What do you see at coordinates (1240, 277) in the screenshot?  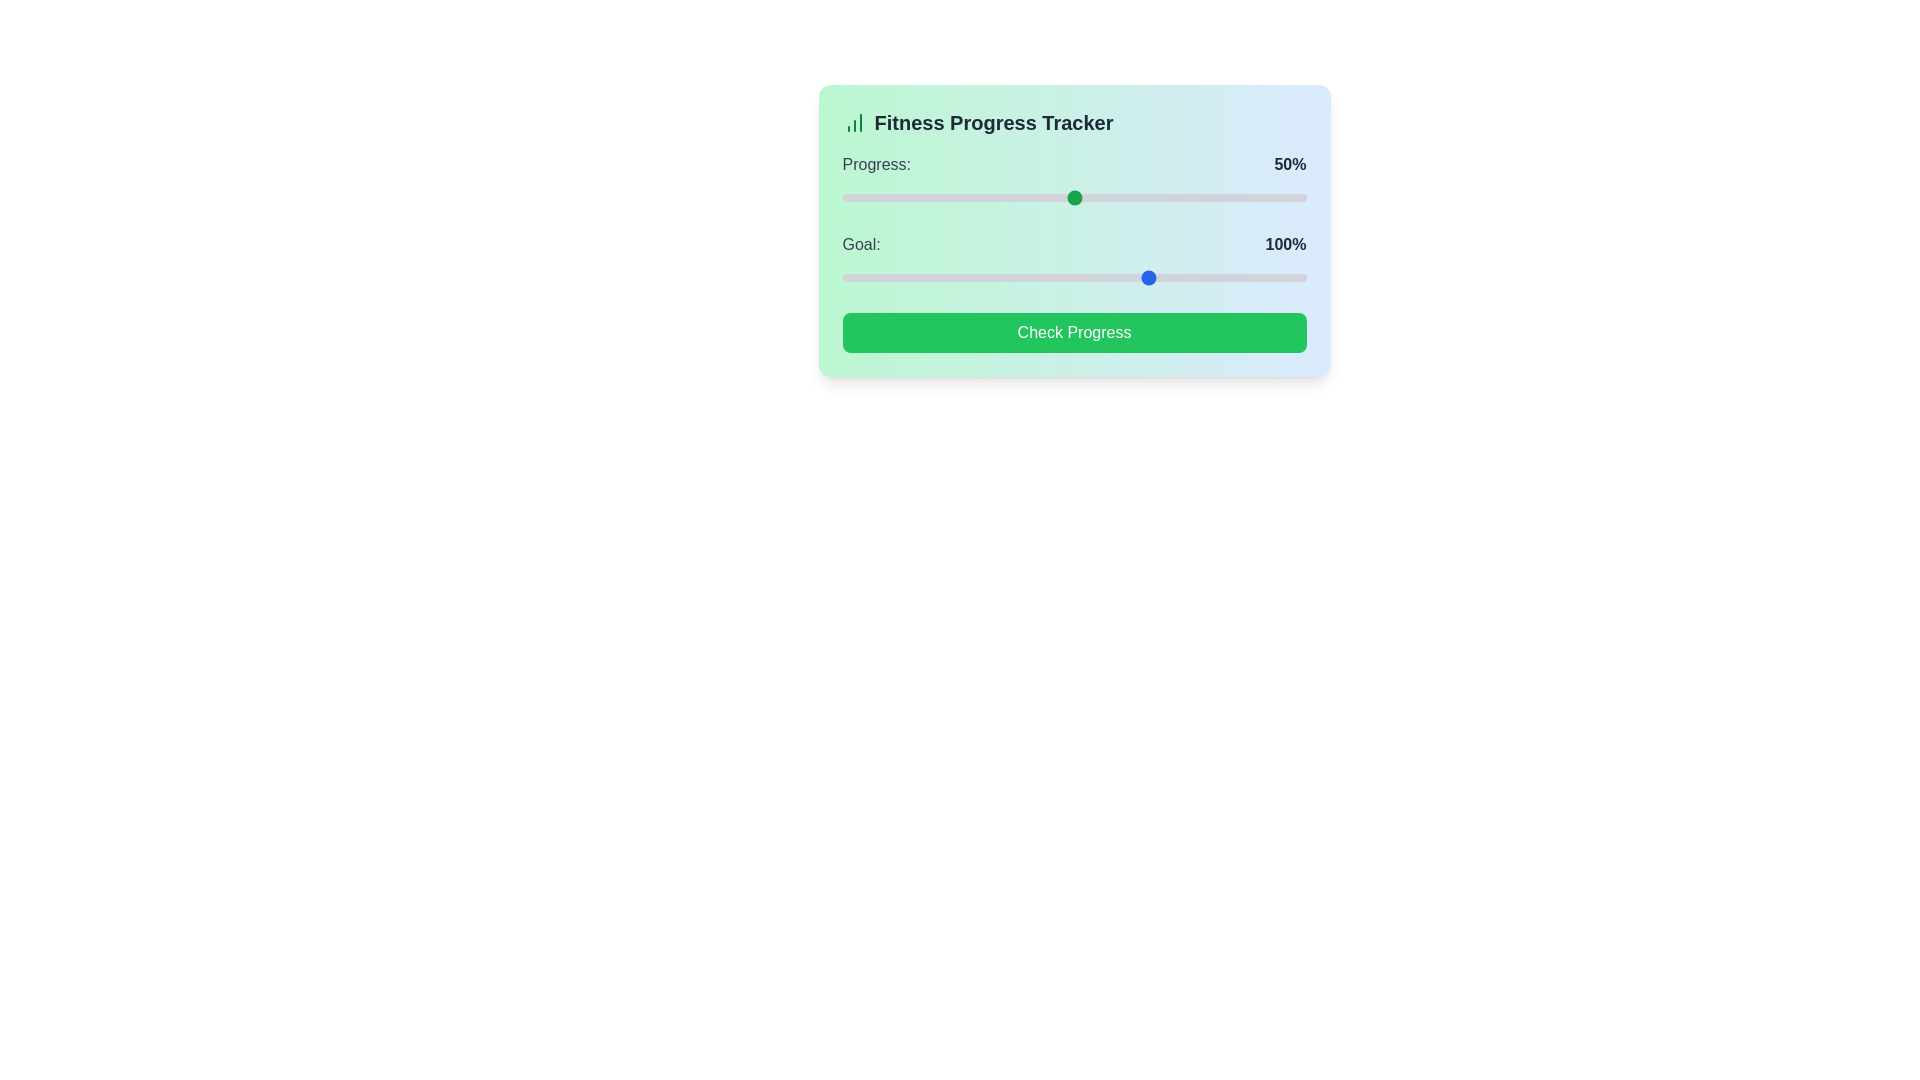 I see `the goal slider to 136%` at bounding box center [1240, 277].